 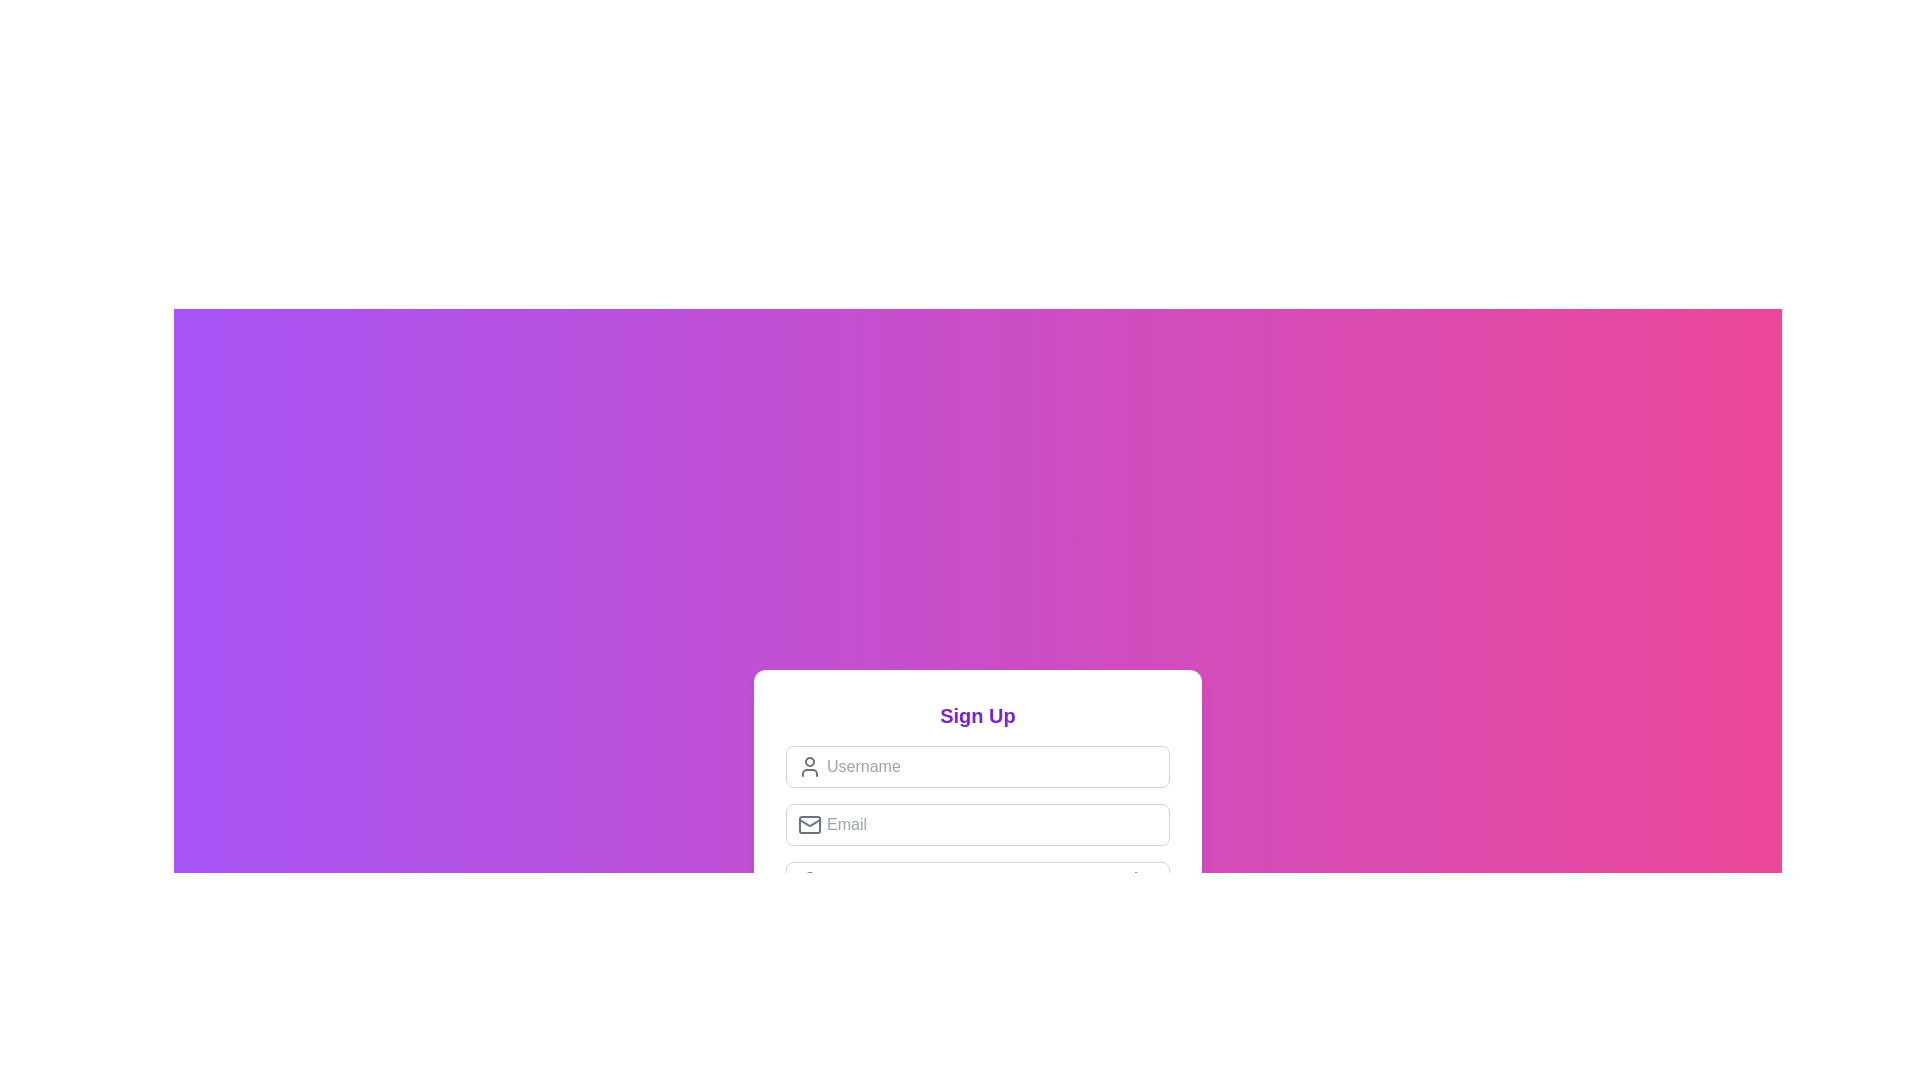 I want to click on the icon that serves as a visual indicator for the email input field, located to the left of the email input field within the sign-up form, so click(x=810, y=825).